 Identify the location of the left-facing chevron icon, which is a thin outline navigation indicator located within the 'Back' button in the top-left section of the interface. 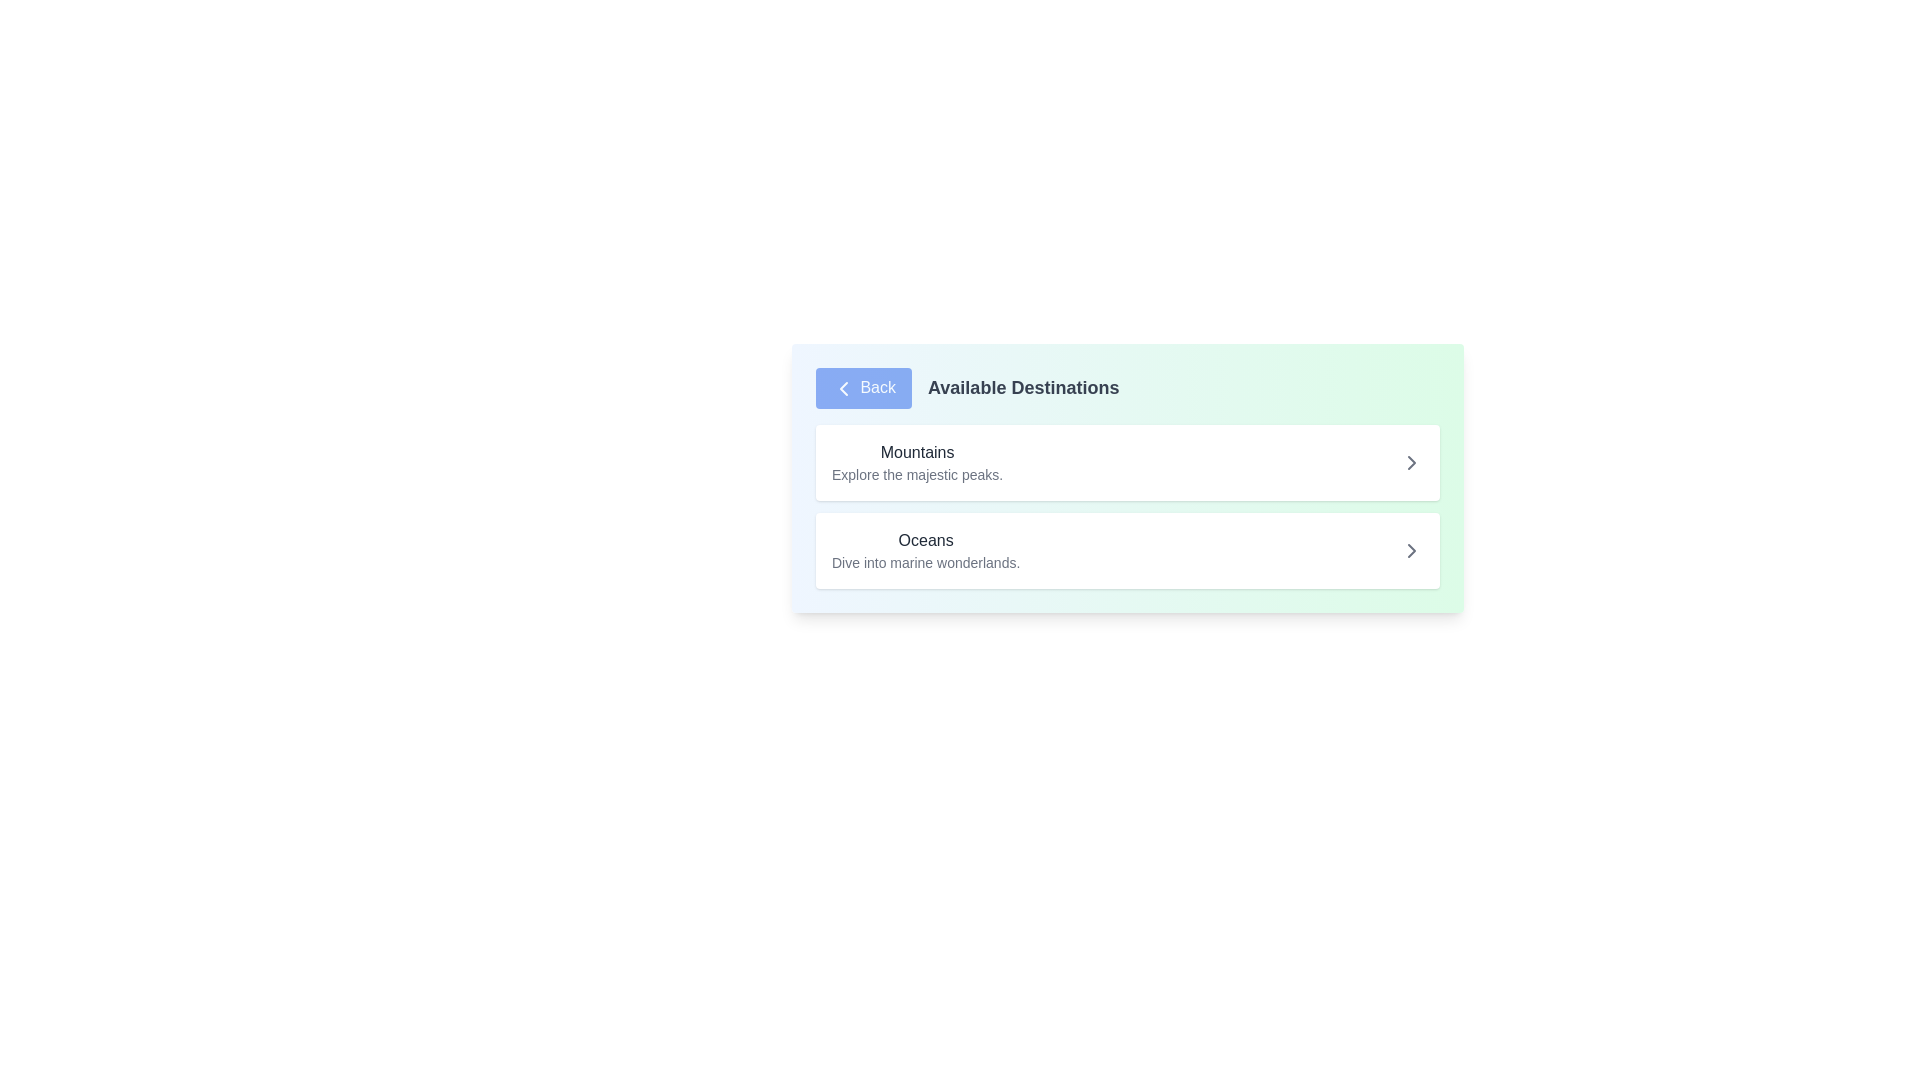
(844, 388).